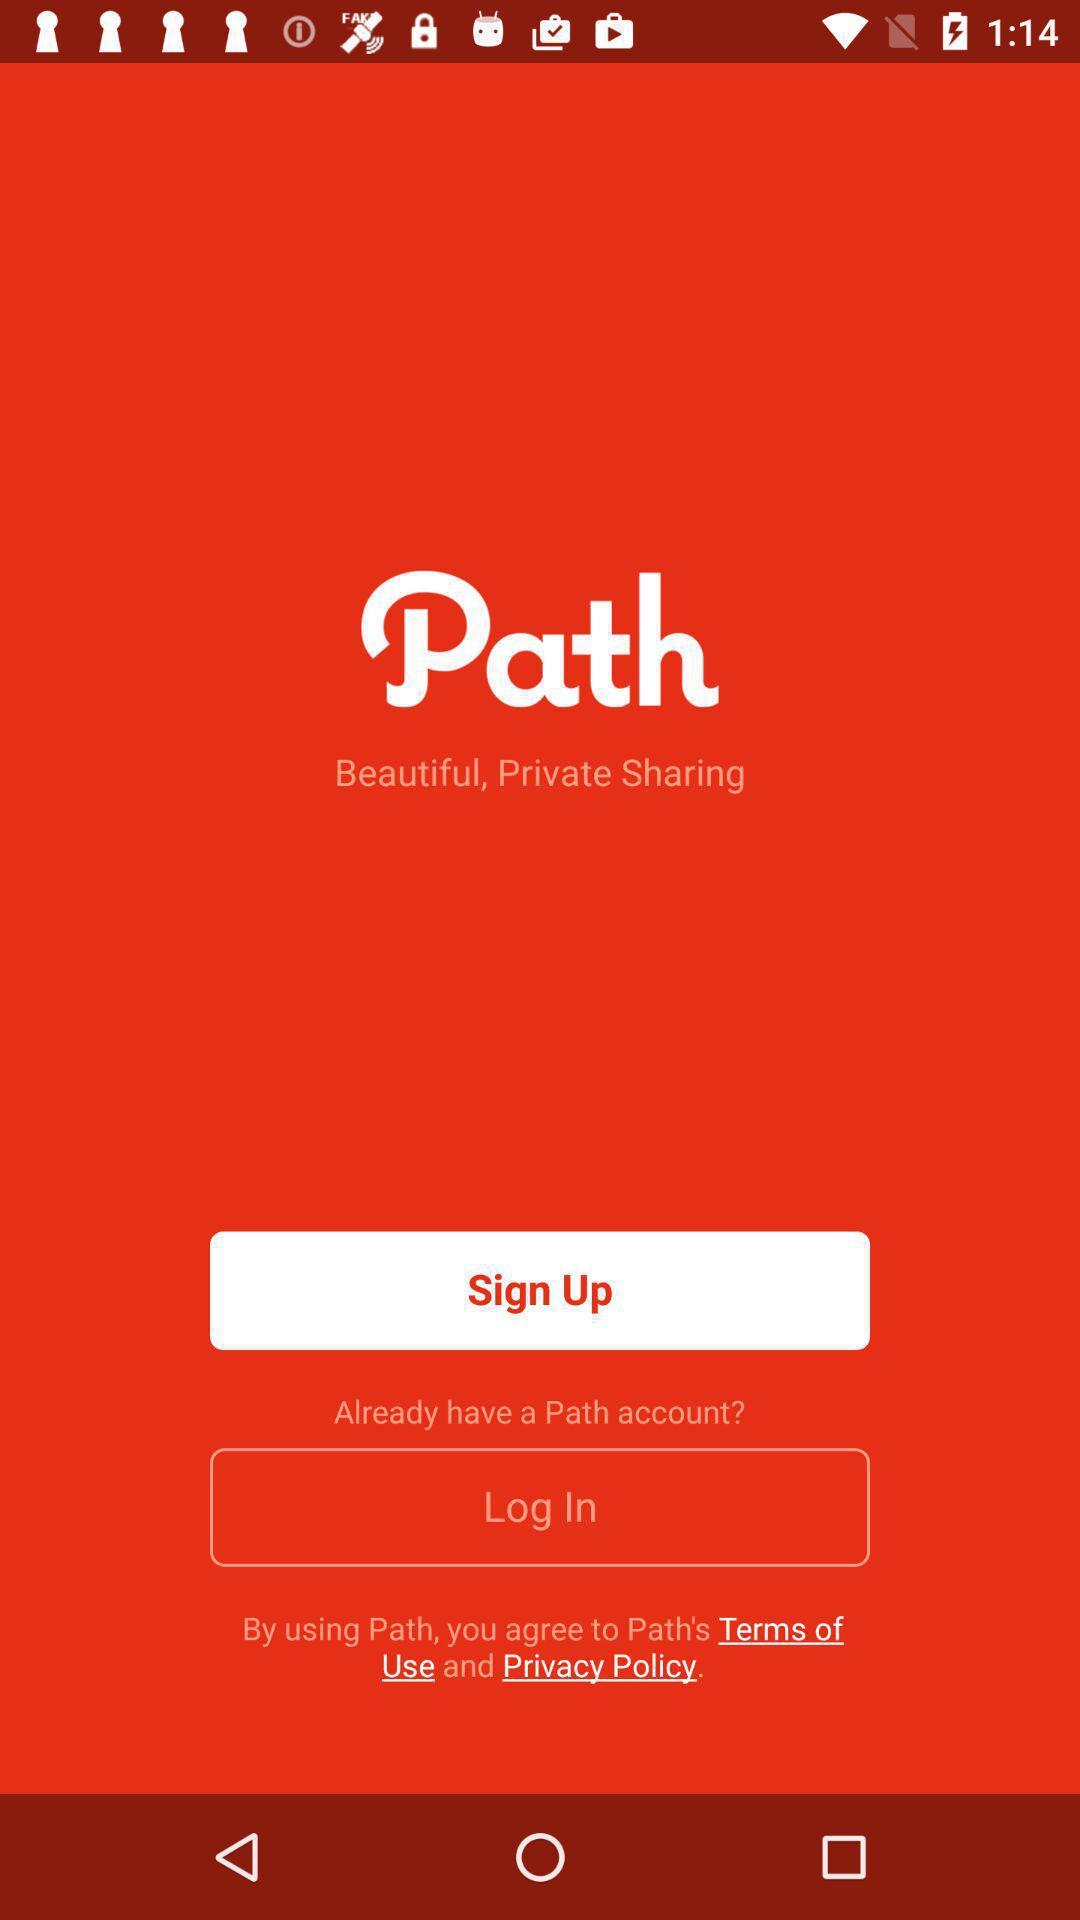 The width and height of the screenshot is (1080, 1920). What do you see at coordinates (540, 1507) in the screenshot?
I see `the log in item` at bounding box center [540, 1507].